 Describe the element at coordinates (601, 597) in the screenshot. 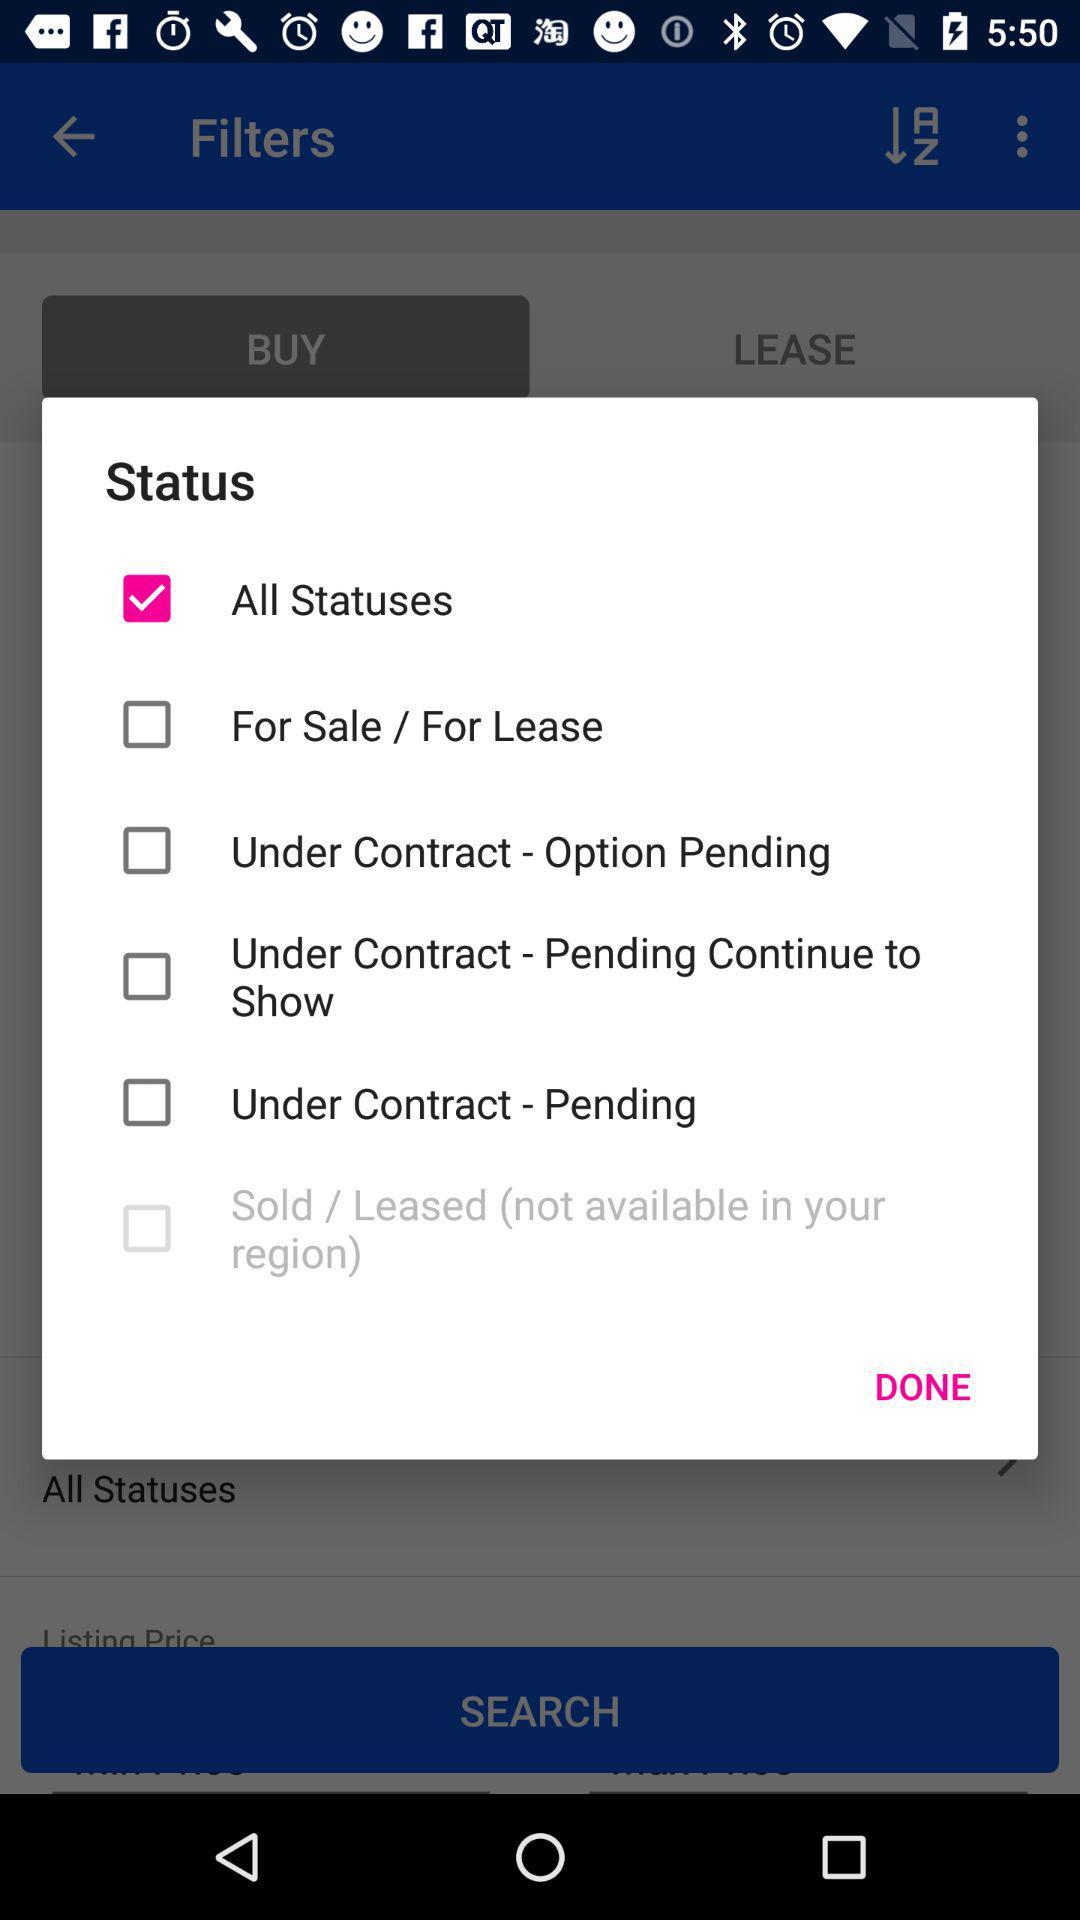

I see `all statuses` at that location.